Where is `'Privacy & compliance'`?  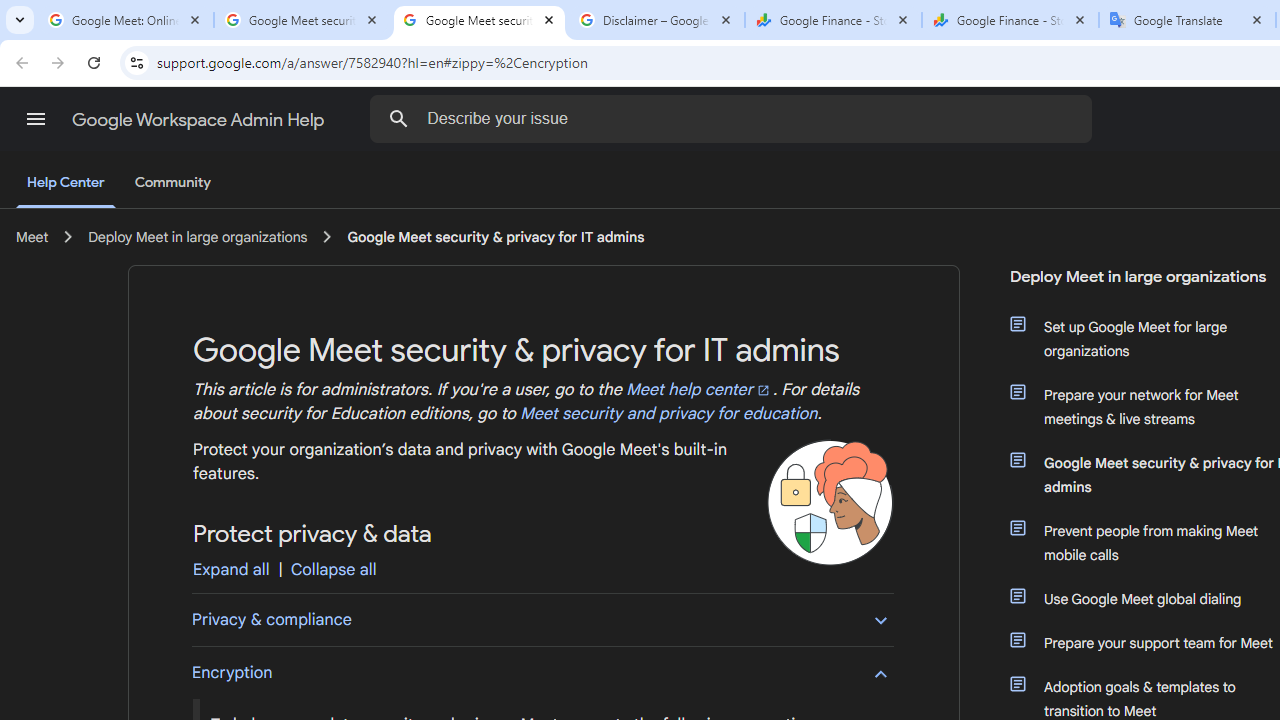
'Privacy & compliance' is located at coordinates (542, 618).